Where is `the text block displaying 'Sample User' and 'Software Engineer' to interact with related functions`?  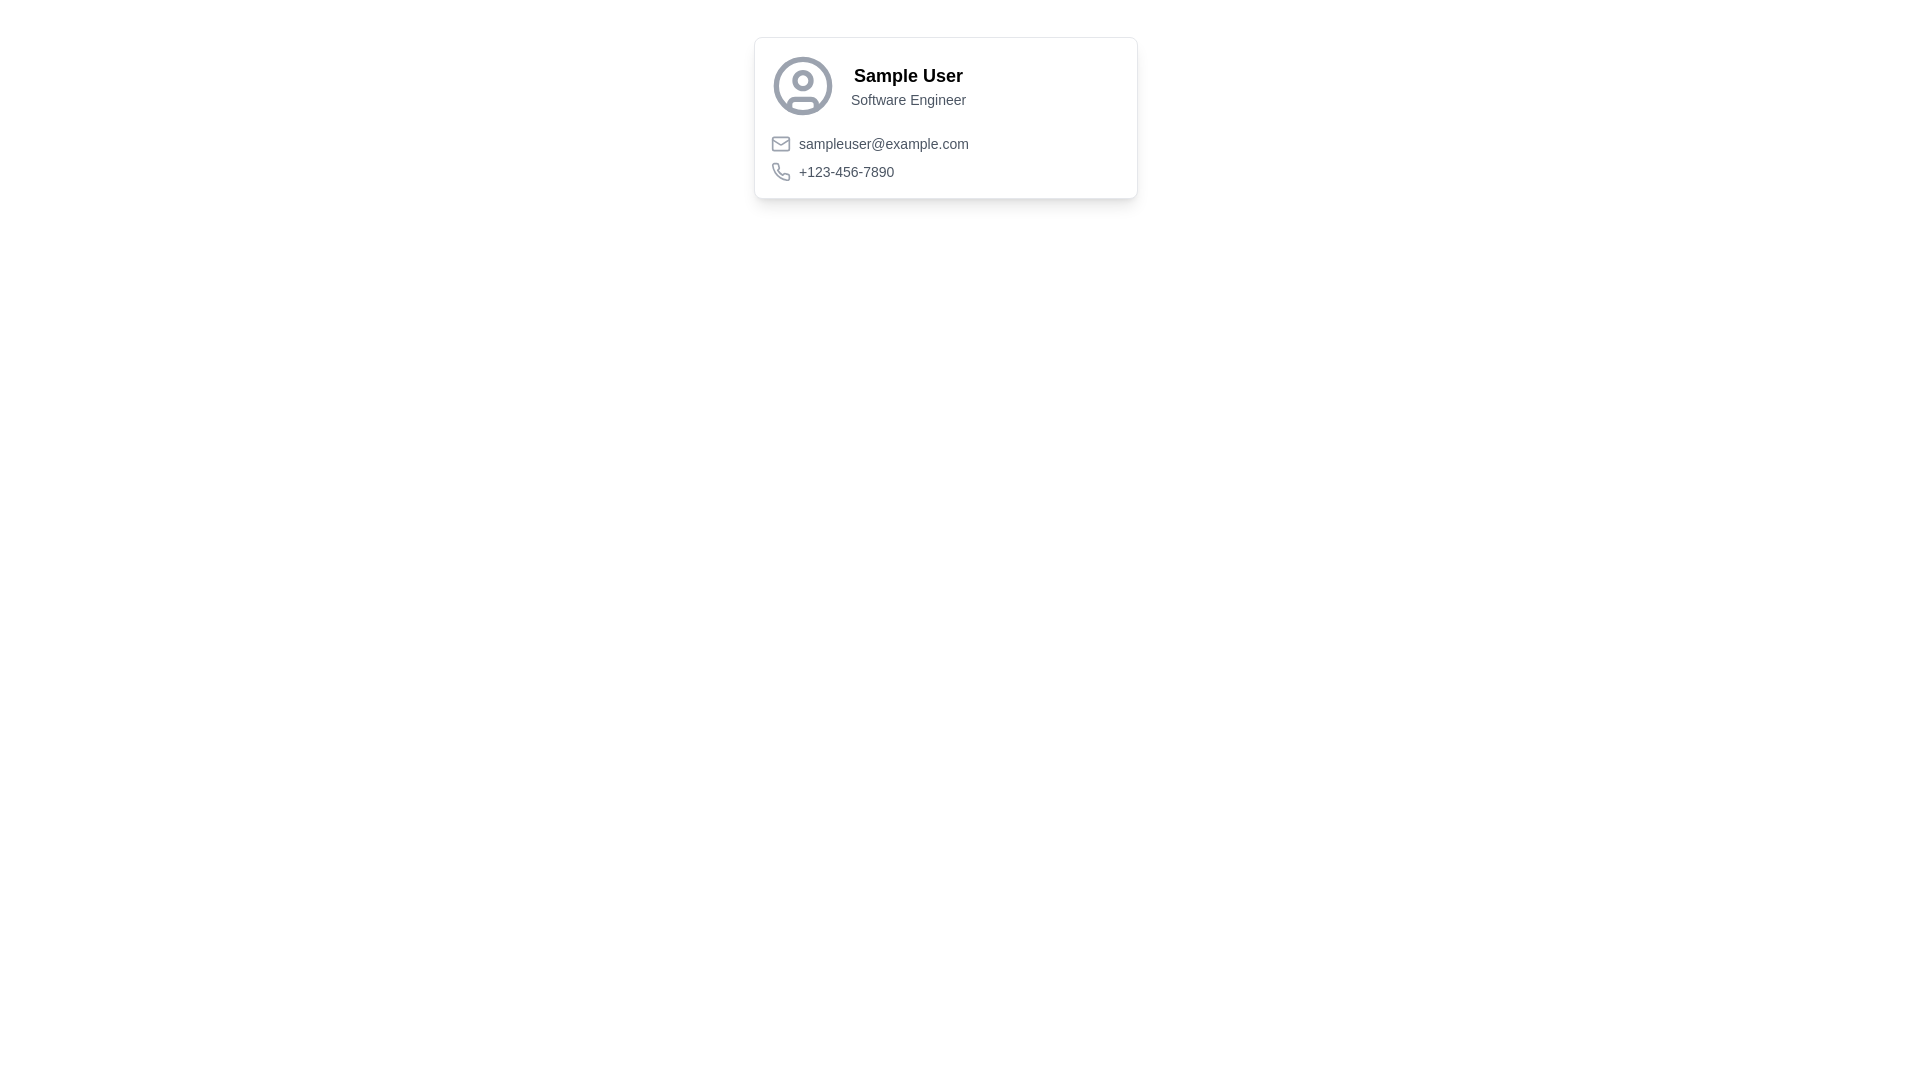
the text block displaying 'Sample User' and 'Software Engineer' to interact with related functions is located at coordinates (906, 84).